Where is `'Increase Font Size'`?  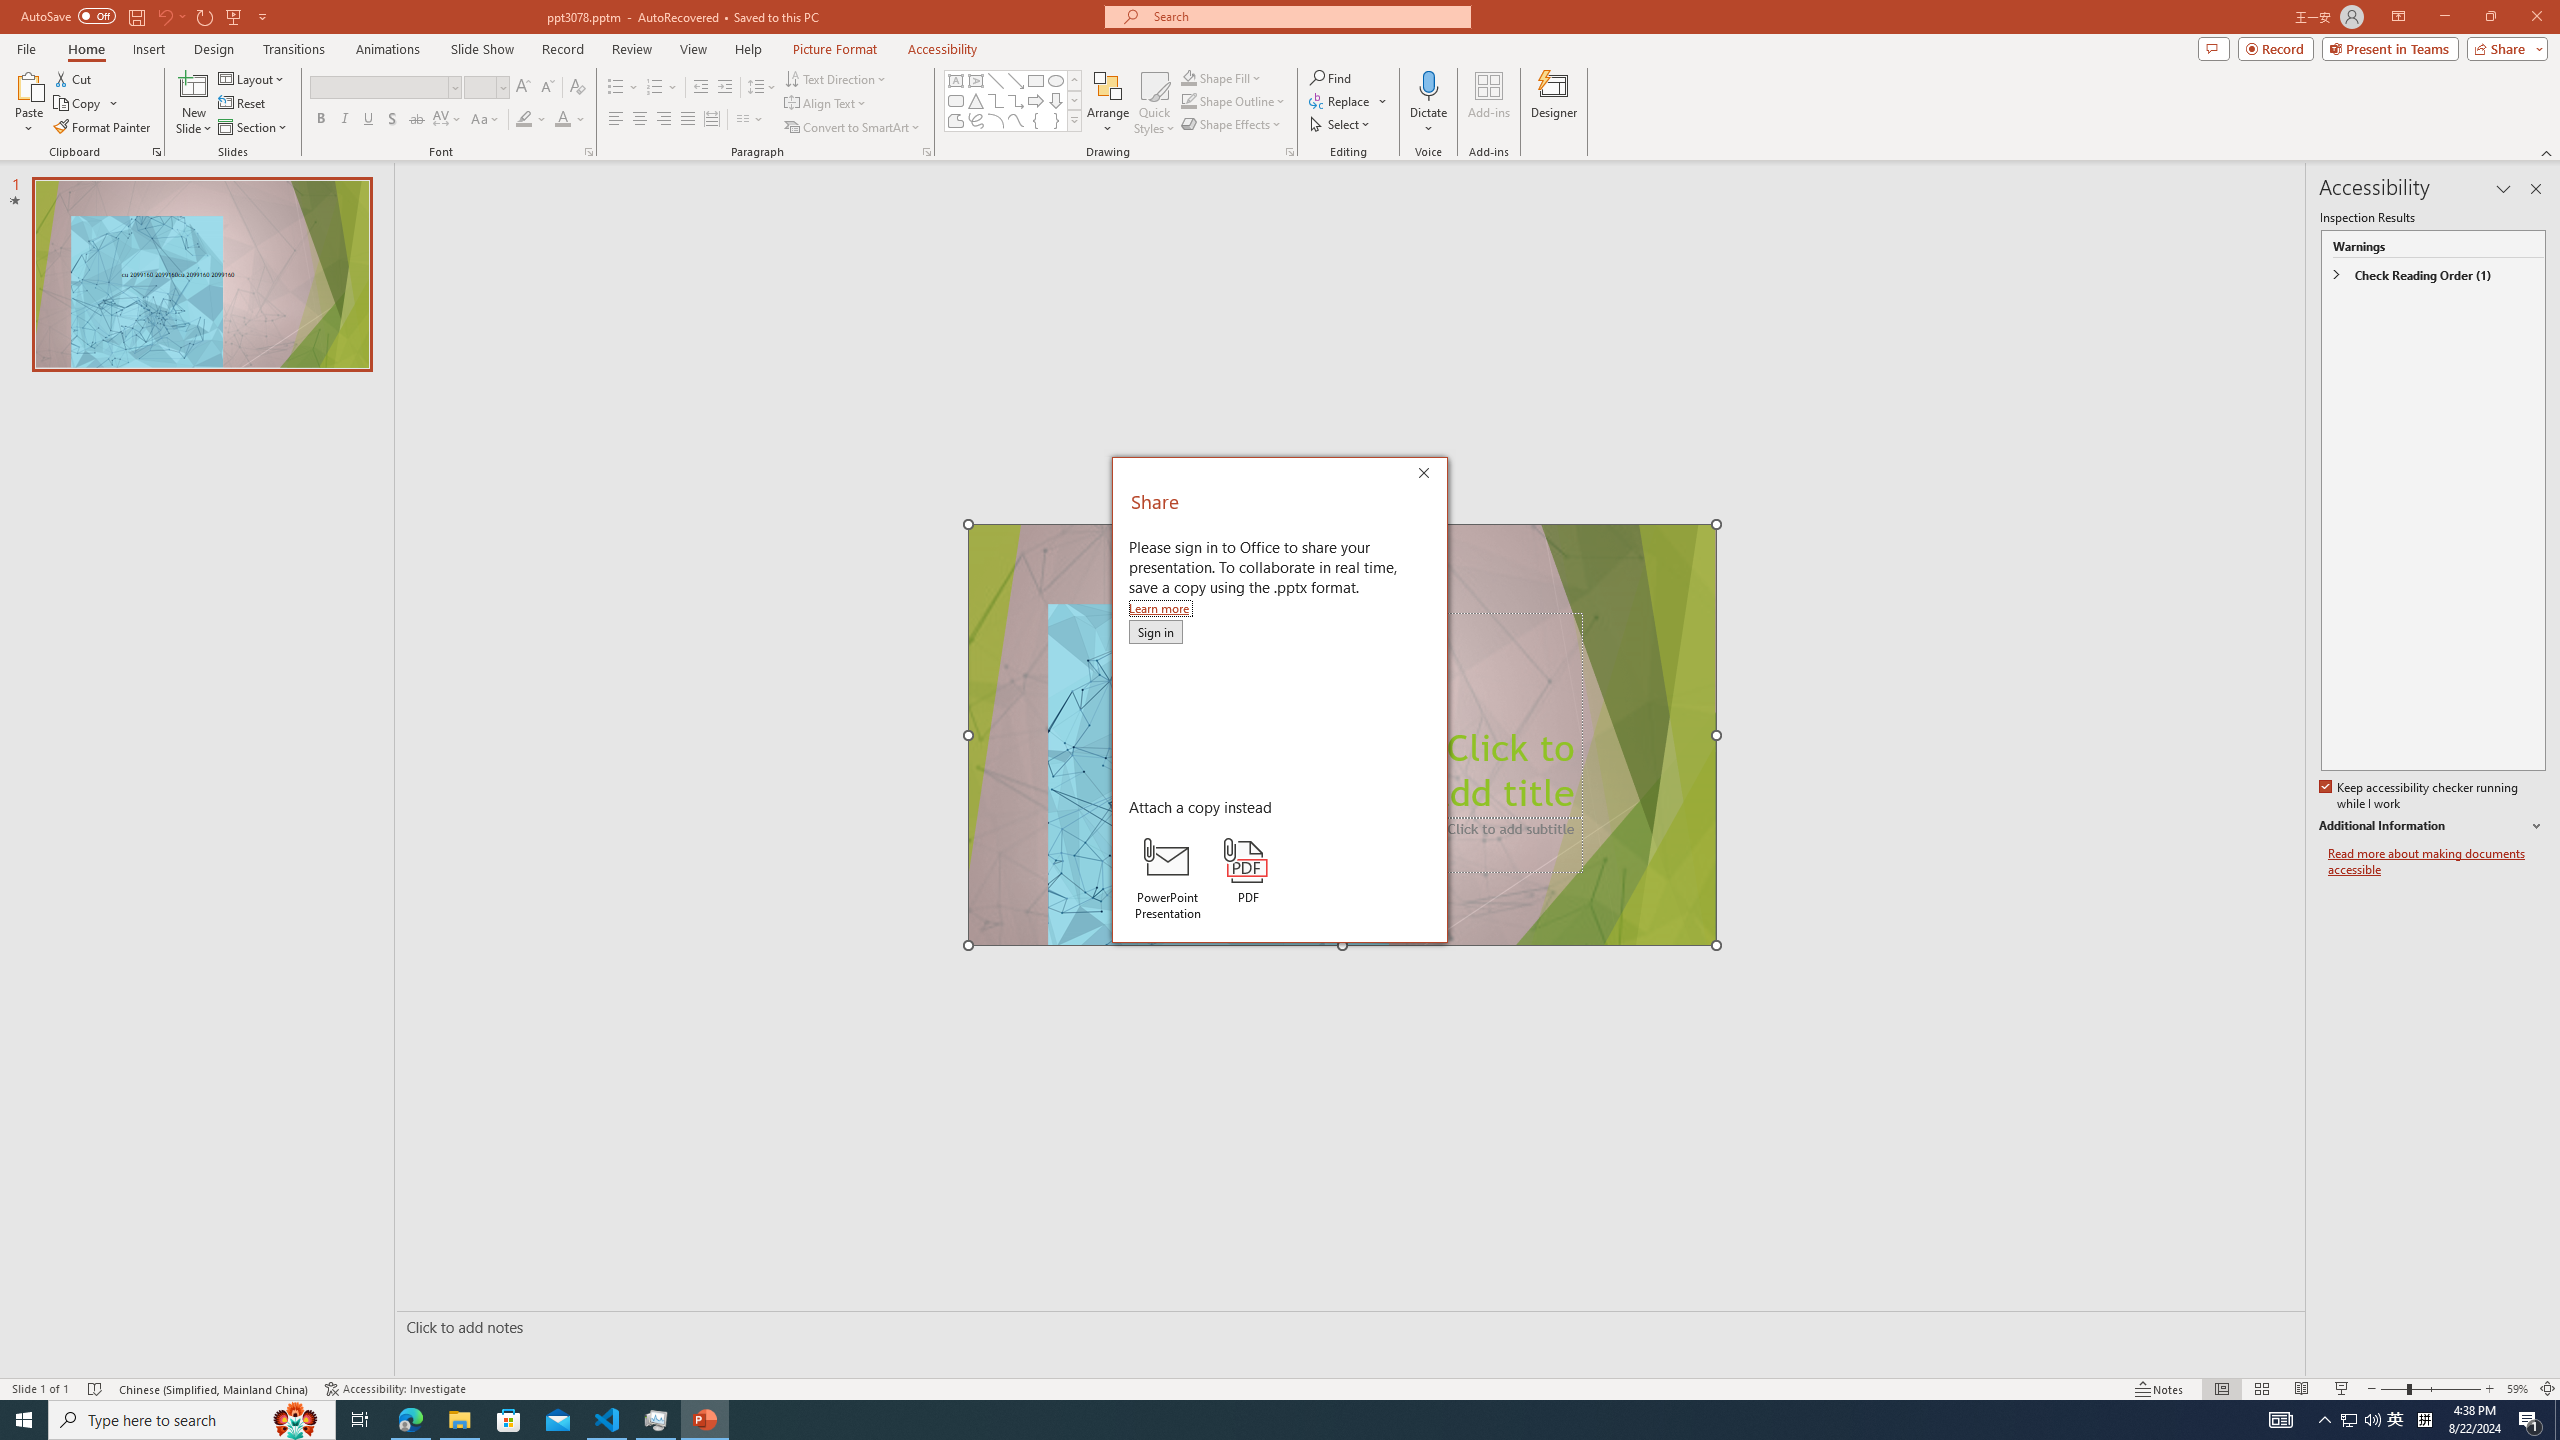 'Increase Font Size' is located at coordinates (522, 87).